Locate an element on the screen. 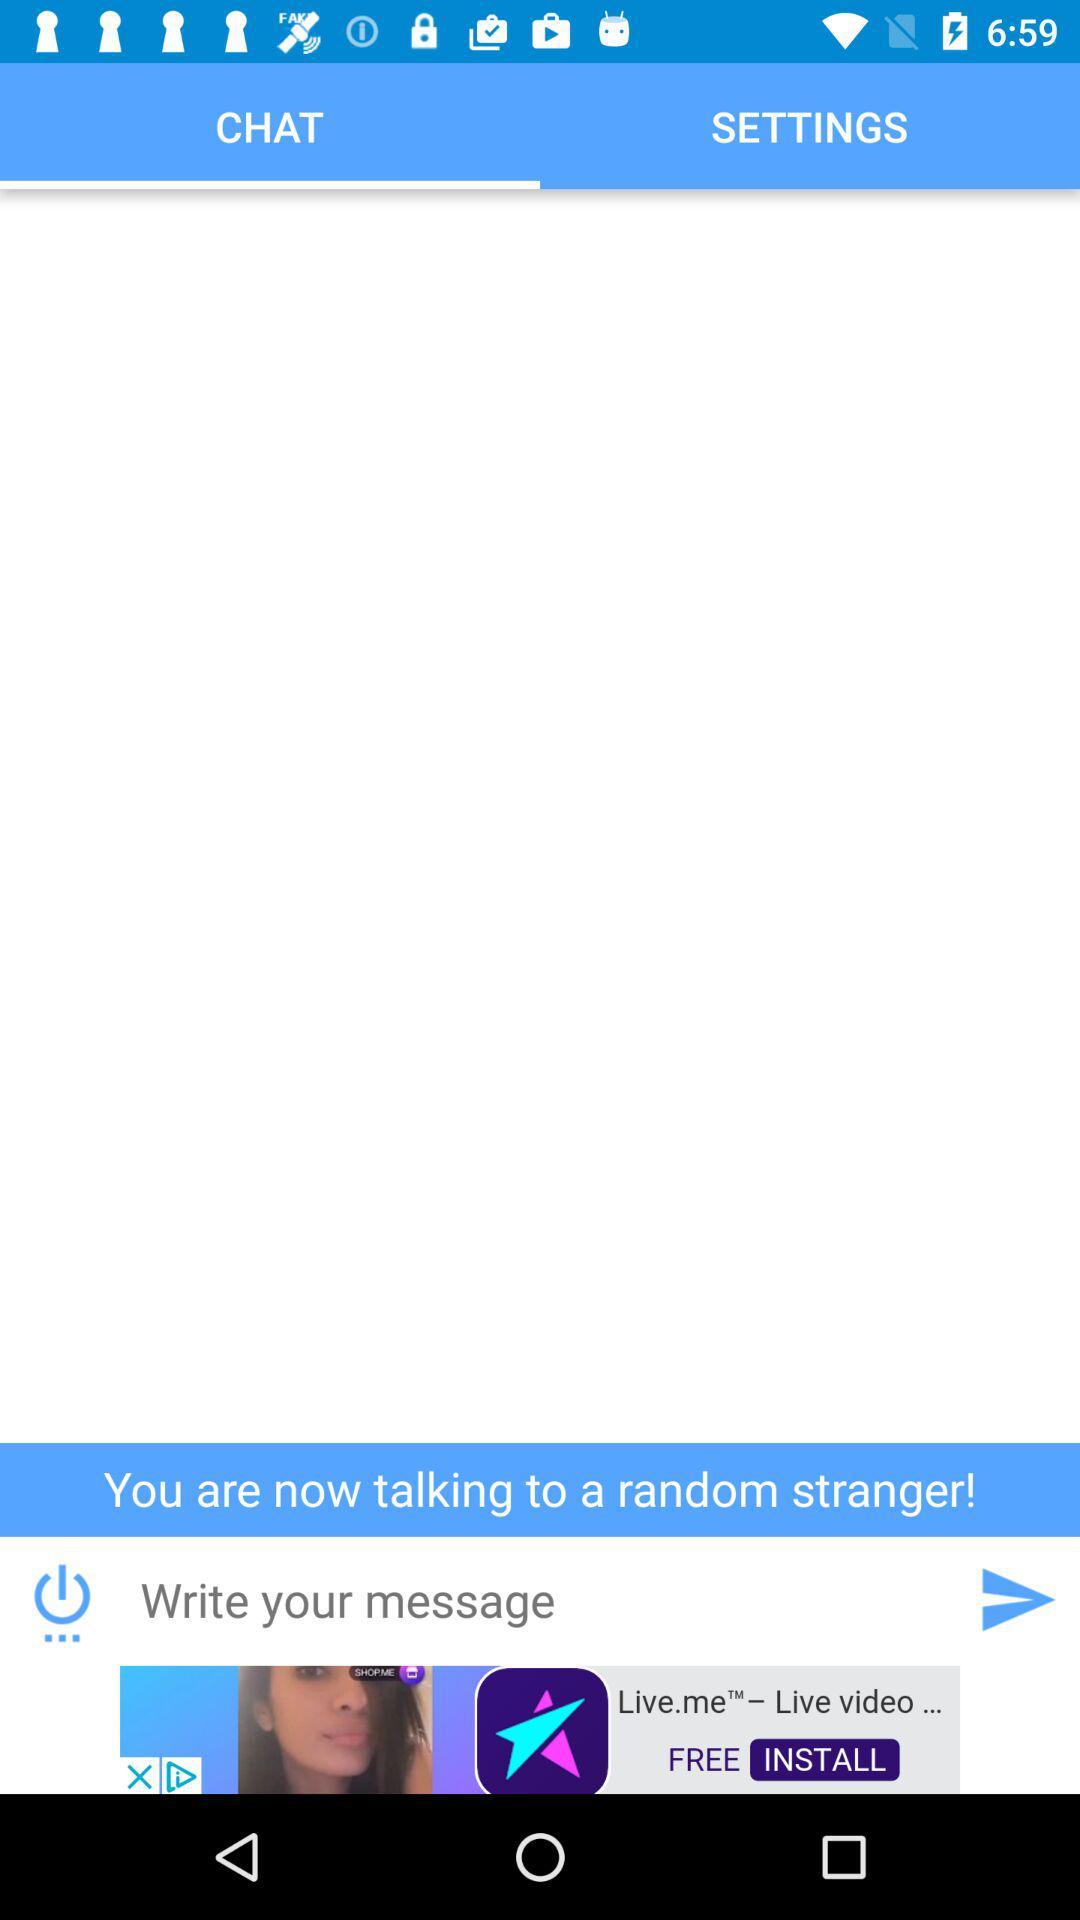 This screenshot has width=1080, height=1920. advertisement is located at coordinates (540, 1727).